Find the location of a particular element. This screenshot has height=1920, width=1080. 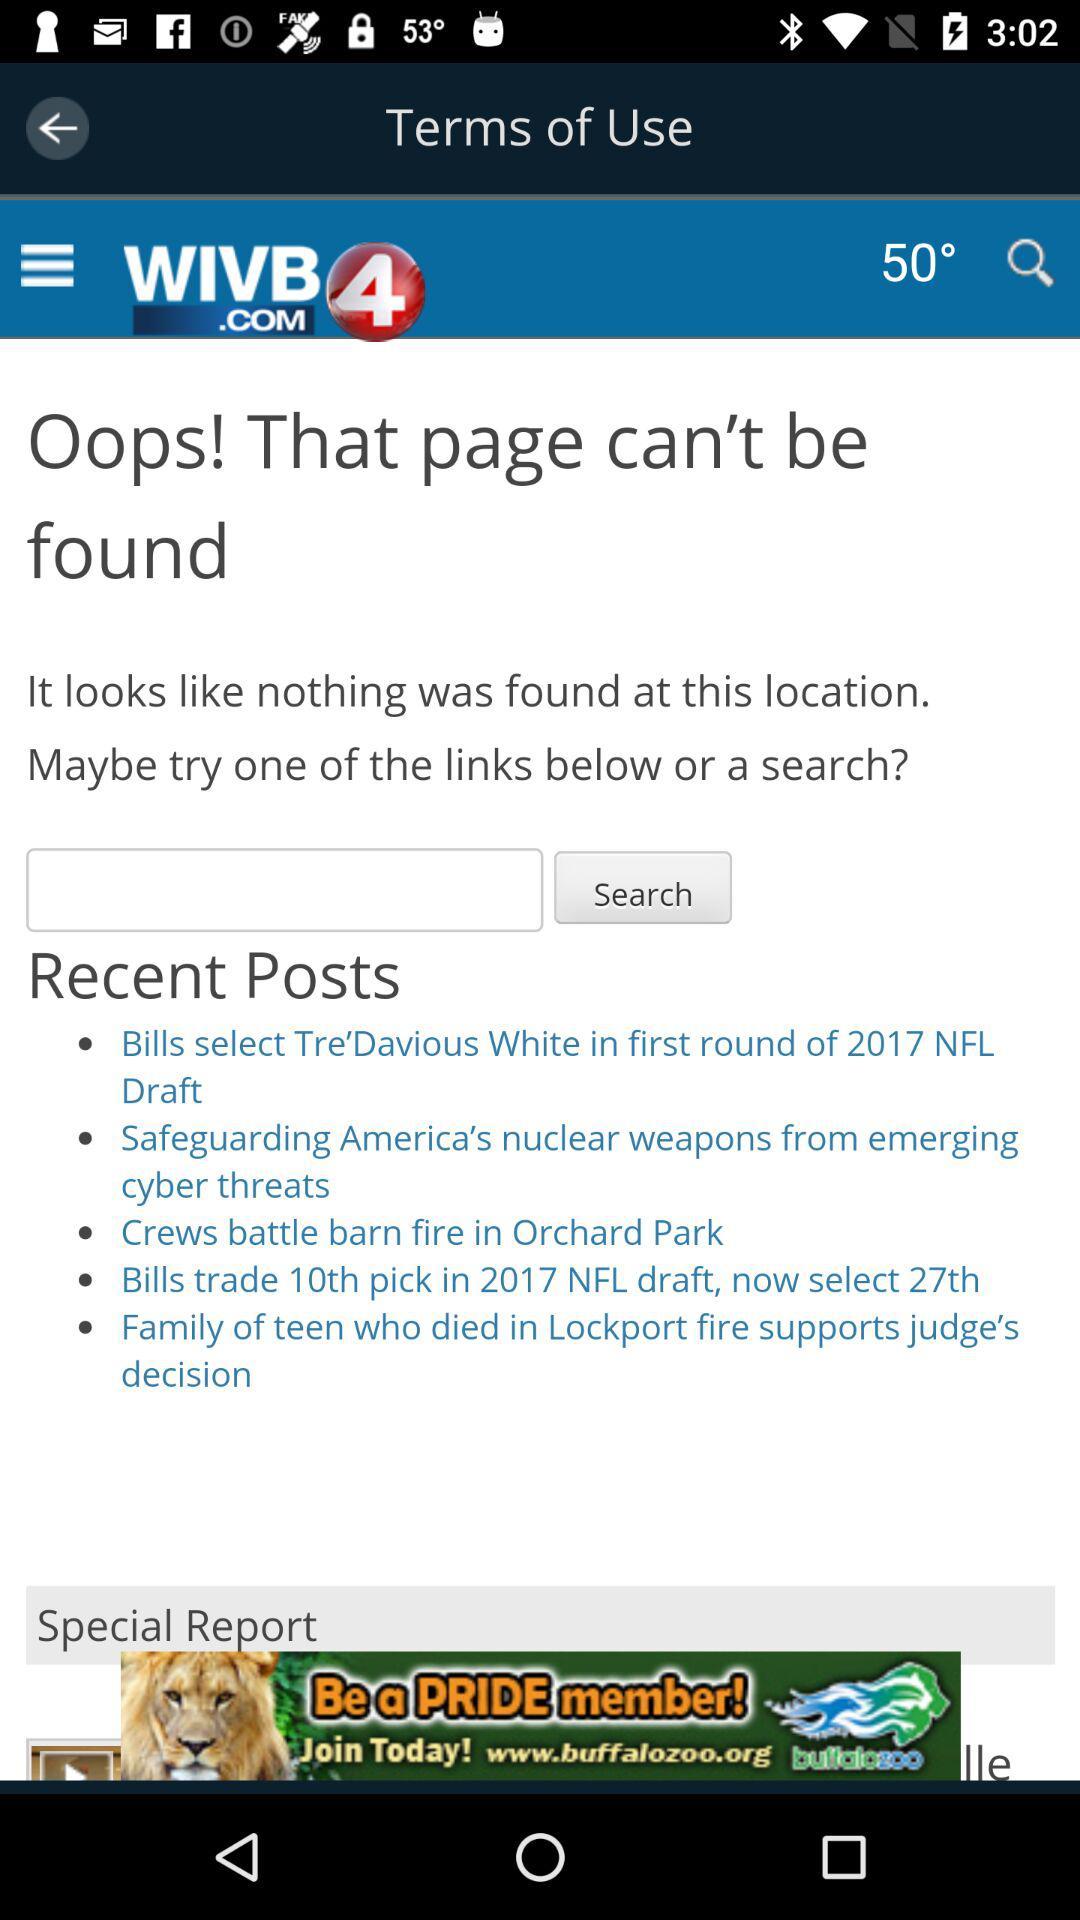

the arrow_backward icon is located at coordinates (56, 127).